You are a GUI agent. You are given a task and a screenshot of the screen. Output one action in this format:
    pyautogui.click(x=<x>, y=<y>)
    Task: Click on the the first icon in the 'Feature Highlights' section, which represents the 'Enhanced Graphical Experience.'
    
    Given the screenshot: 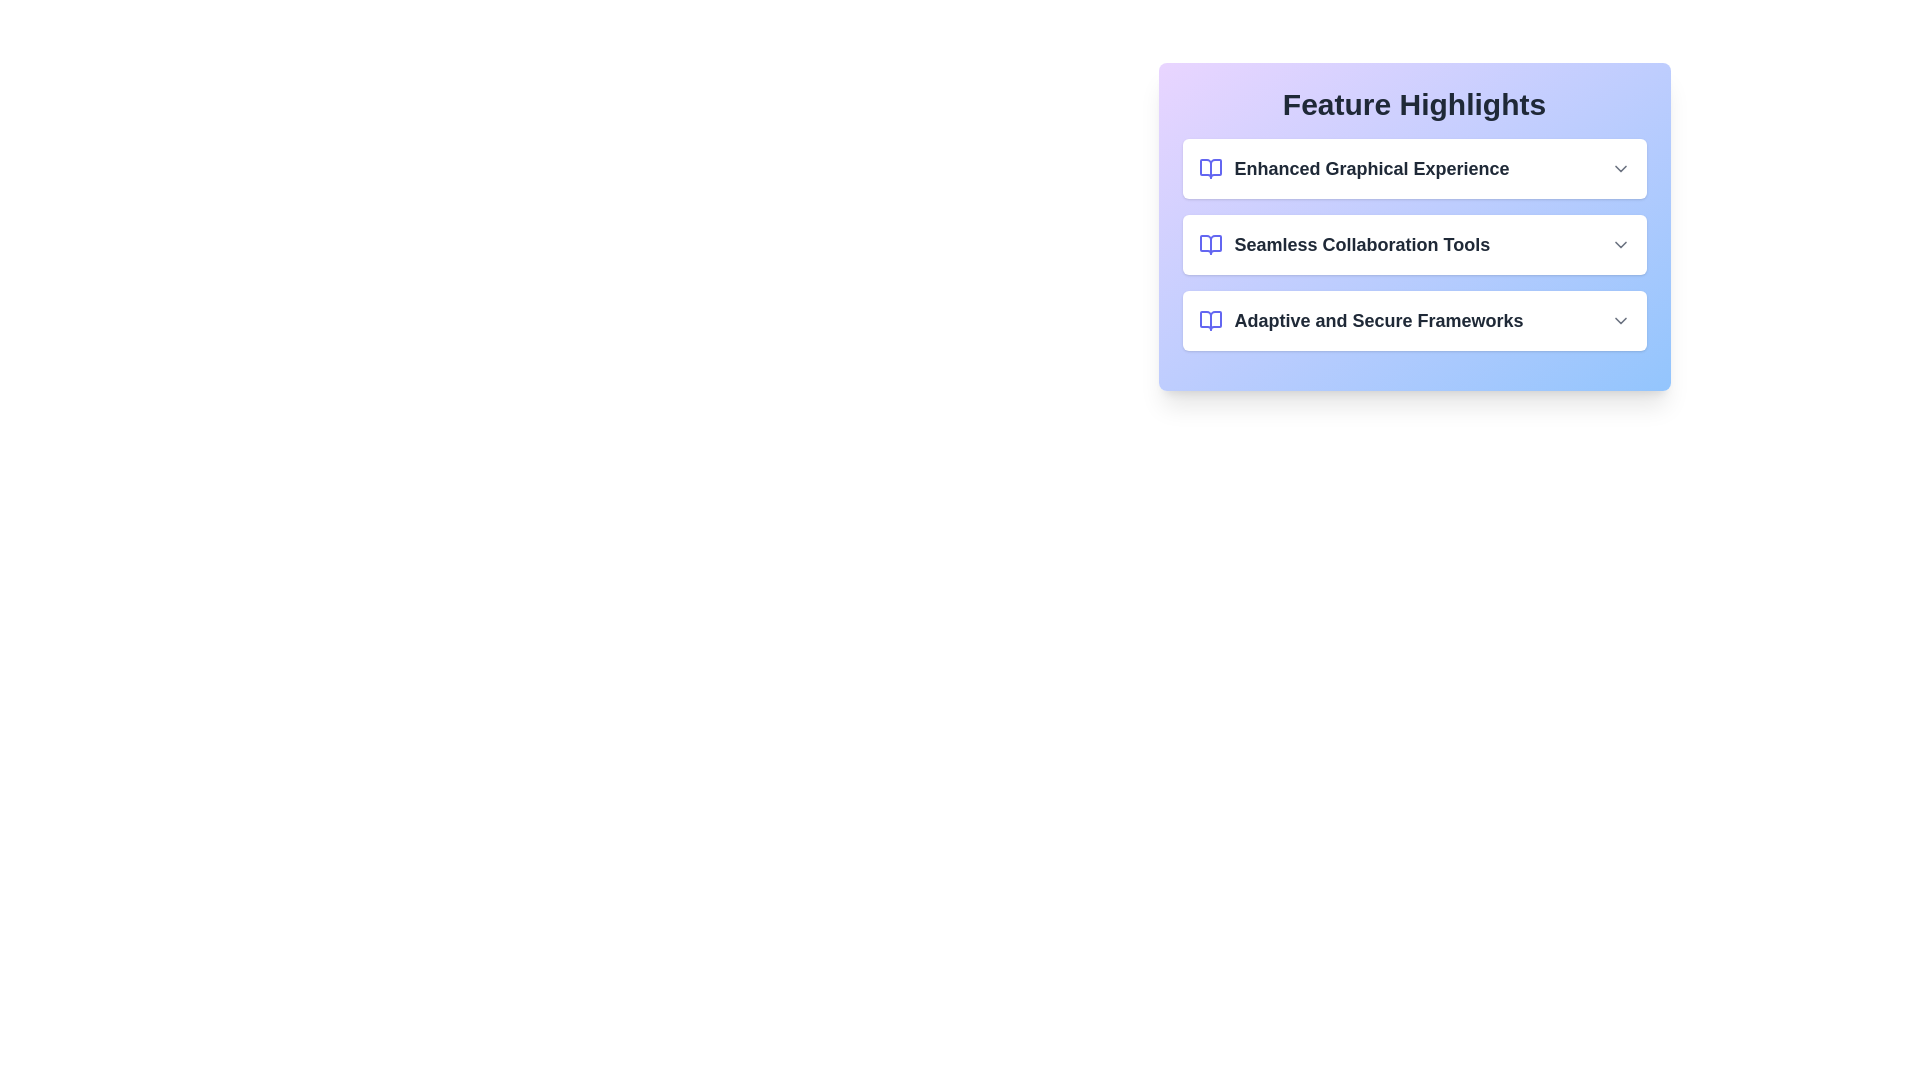 What is the action you would take?
    pyautogui.click(x=1209, y=168)
    